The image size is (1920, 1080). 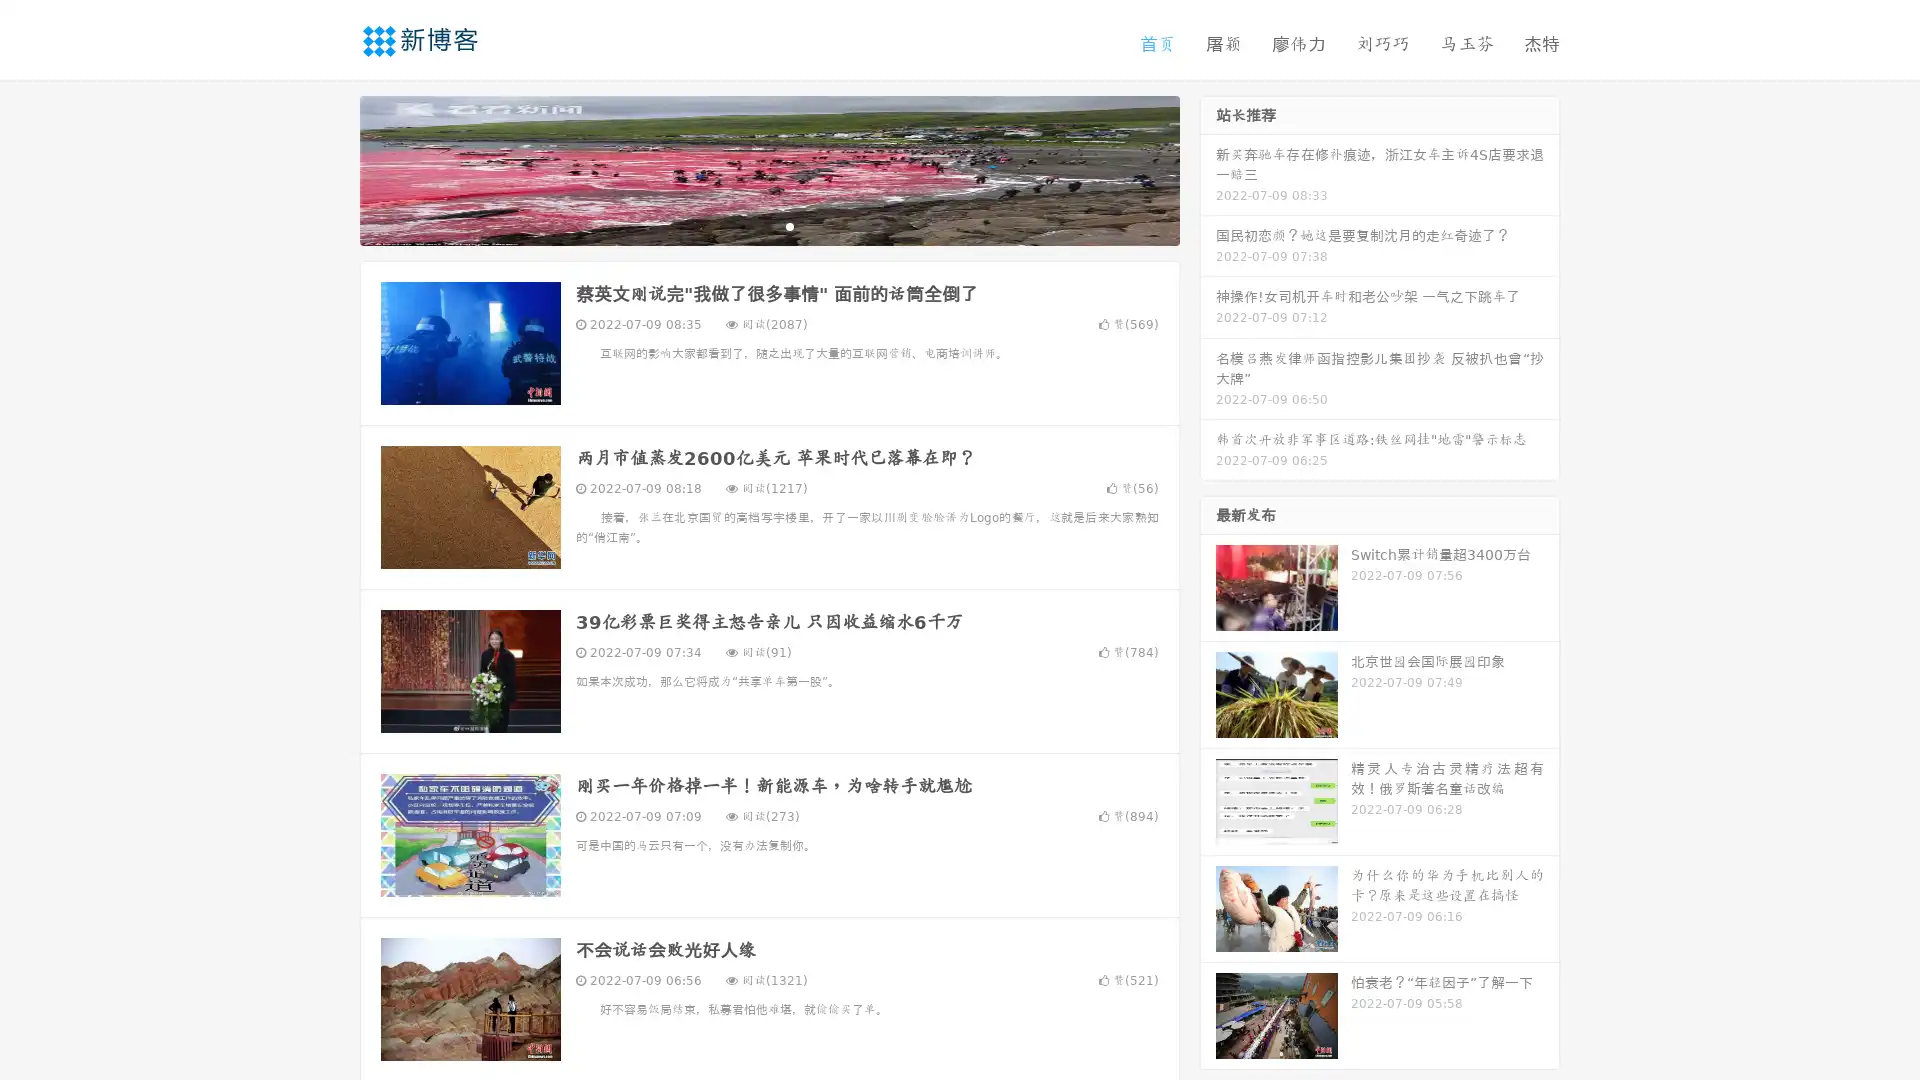 What do you see at coordinates (748, 225) in the screenshot?
I see `Go to slide 1` at bounding box center [748, 225].